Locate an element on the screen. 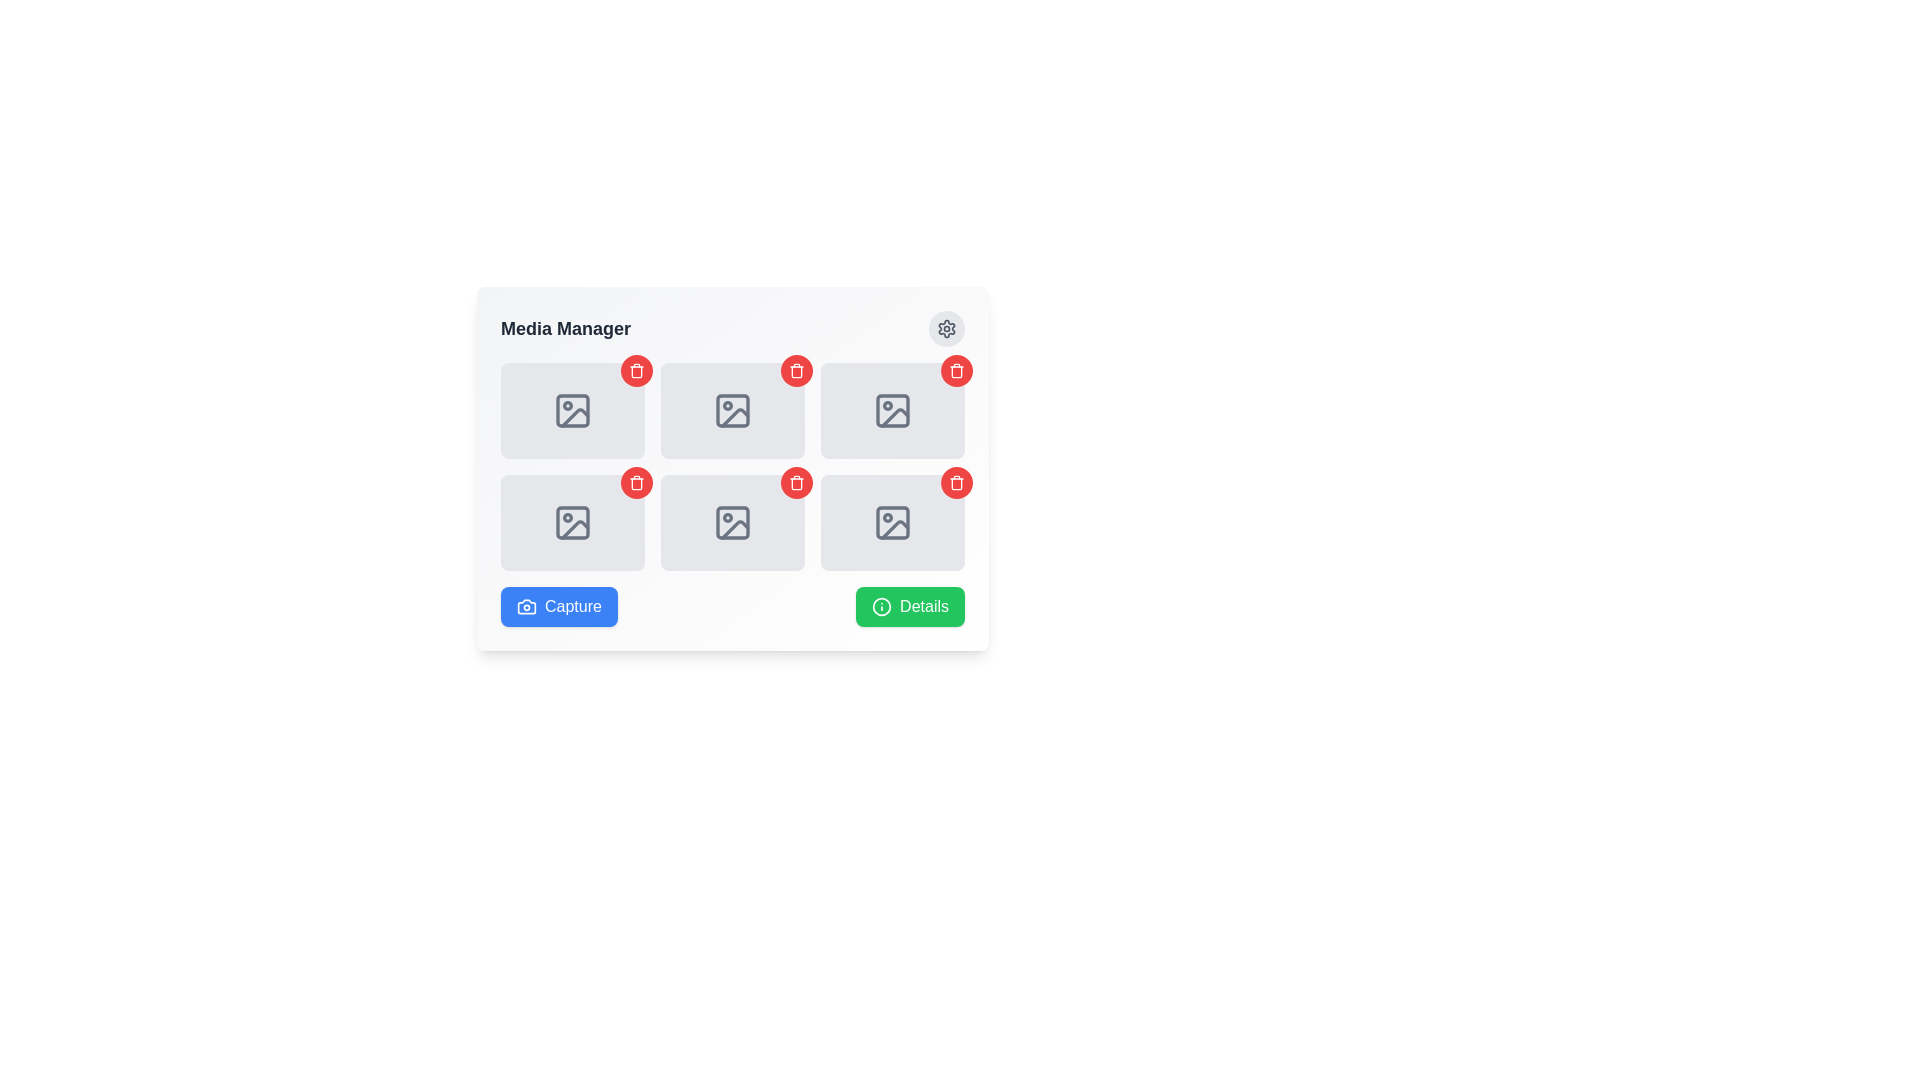 This screenshot has height=1080, width=1920. the settings icon located at the top-right corner of the panel is located at coordinates (945, 327).